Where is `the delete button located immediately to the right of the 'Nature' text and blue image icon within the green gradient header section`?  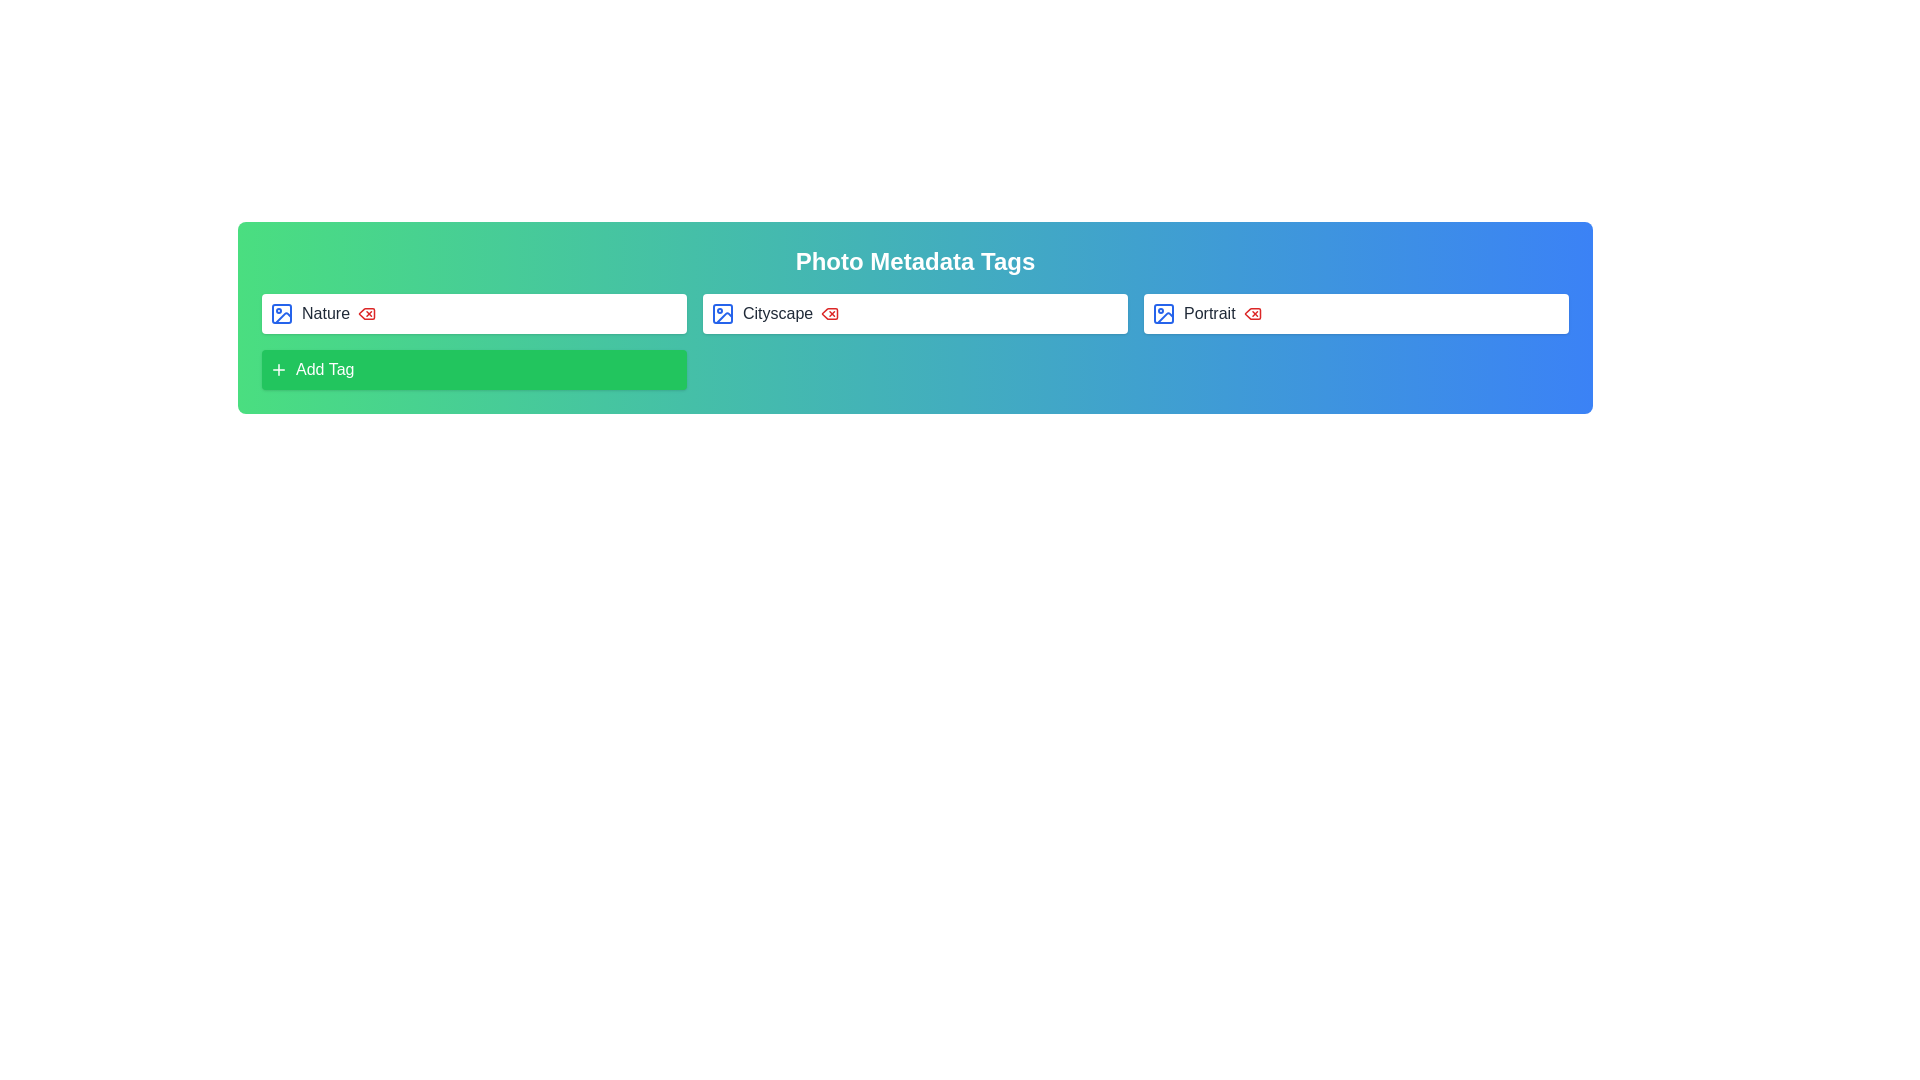 the delete button located immediately to the right of the 'Nature' text and blue image icon within the green gradient header section is located at coordinates (367, 313).